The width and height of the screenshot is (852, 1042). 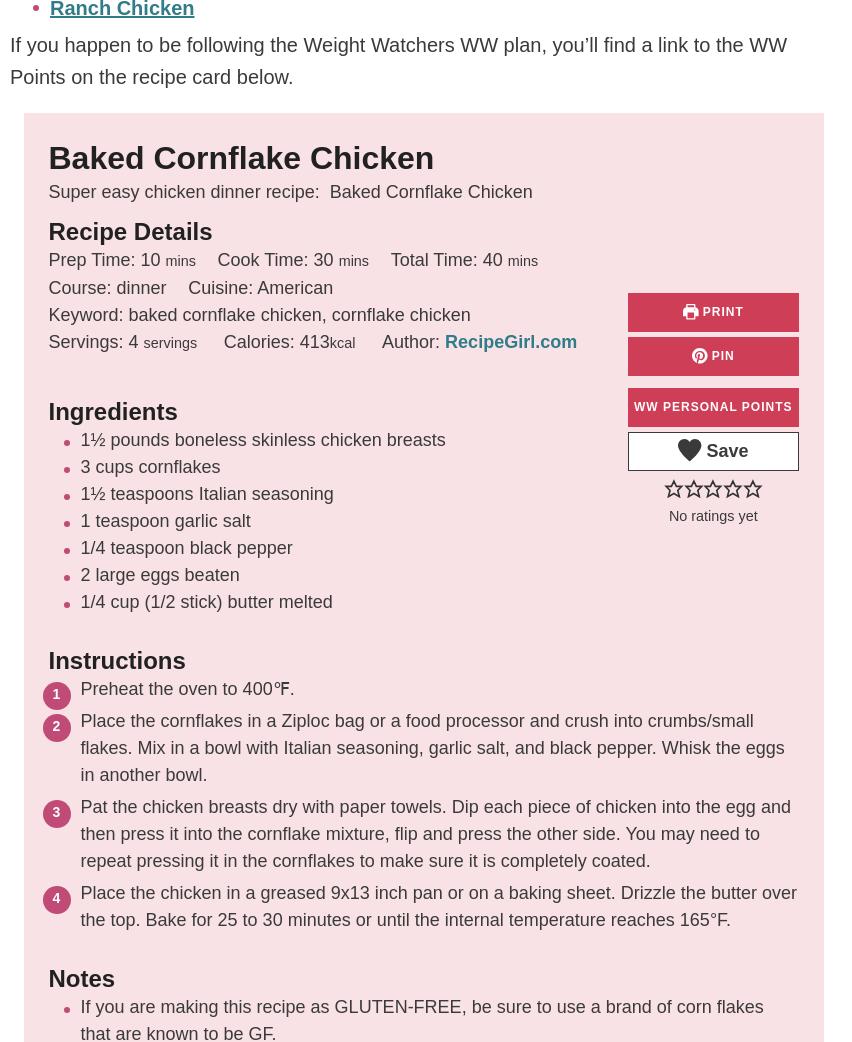 What do you see at coordinates (139, 440) in the screenshot?
I see `'pounds'` at bounding box center [139, 440].